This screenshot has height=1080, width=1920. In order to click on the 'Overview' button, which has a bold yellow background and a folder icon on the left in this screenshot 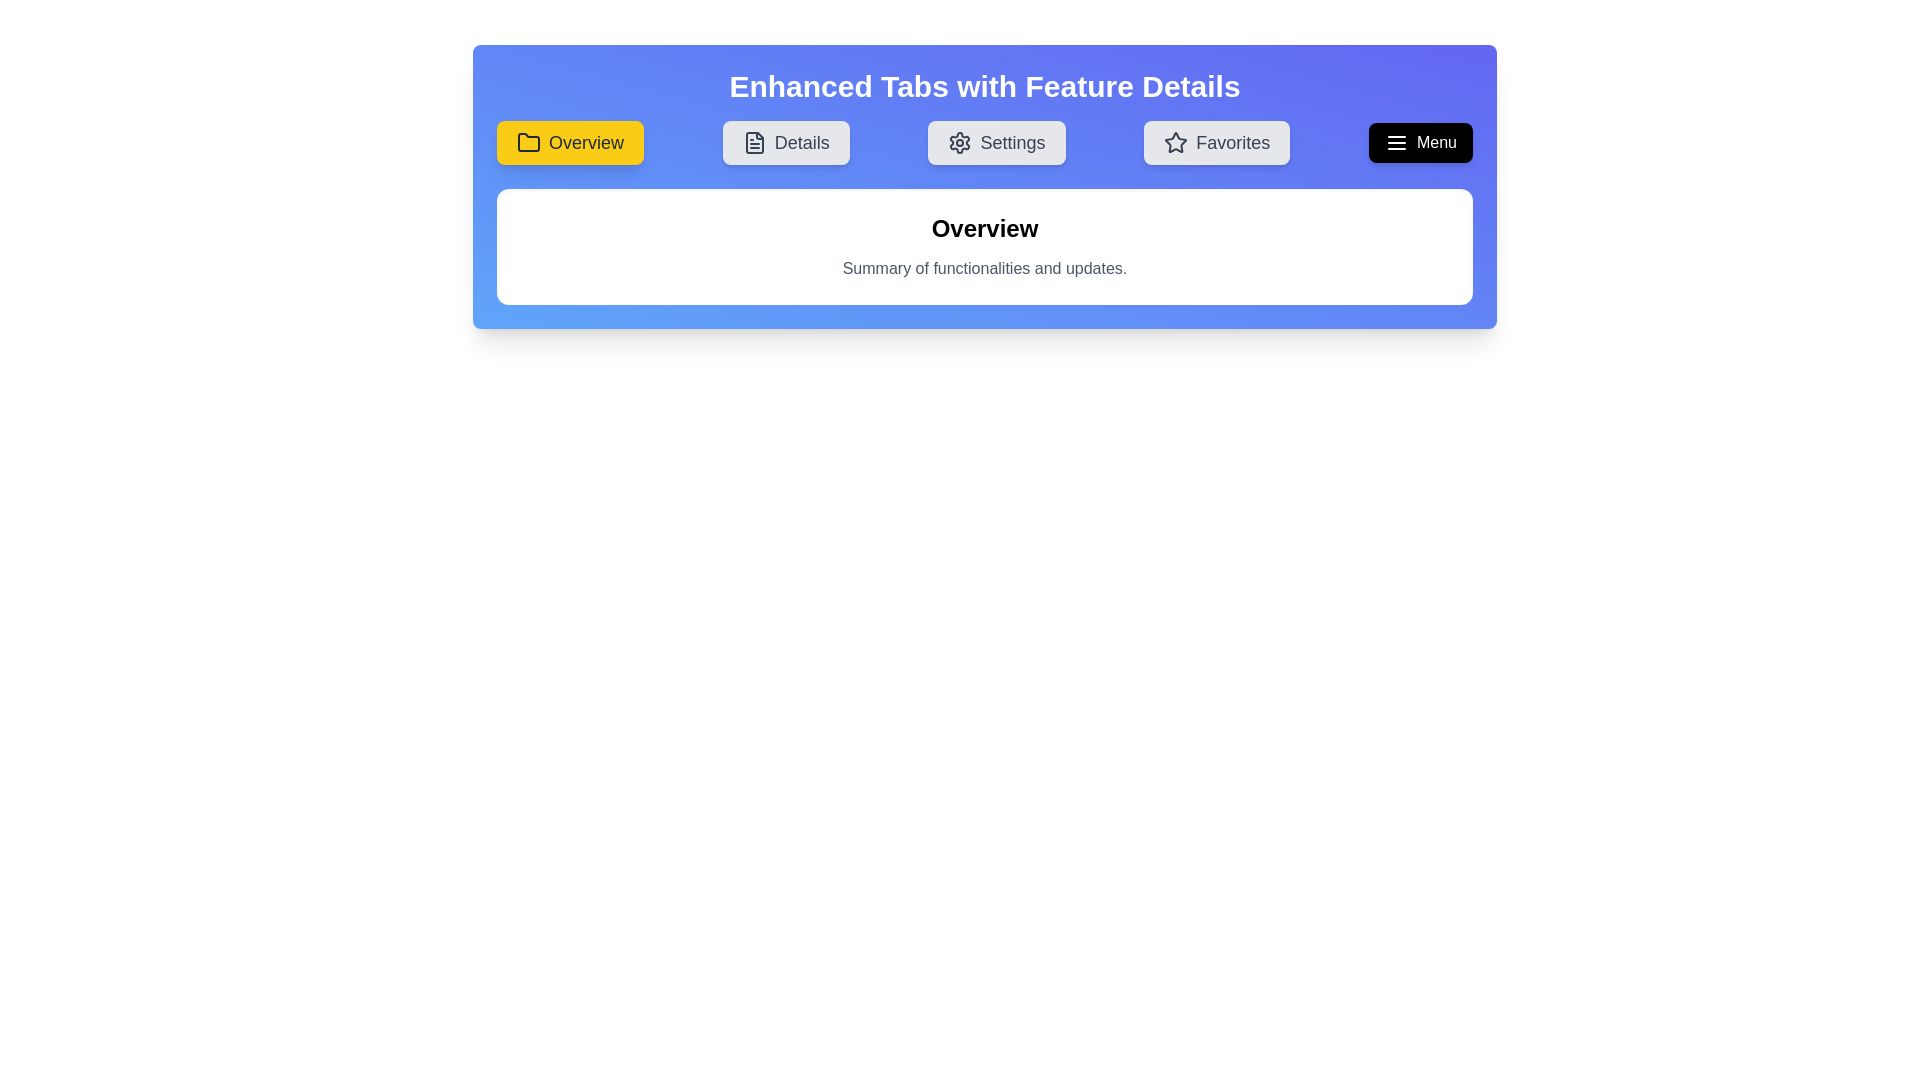, I will do `click(569, 141)`.